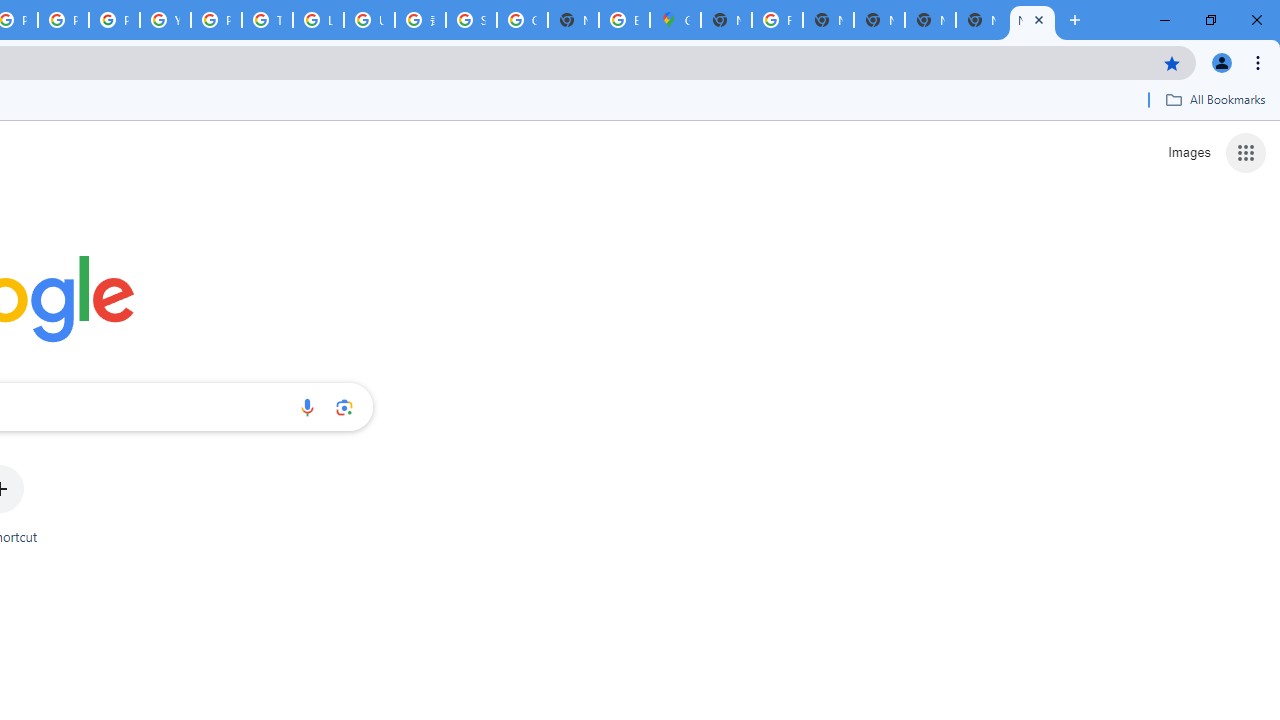 Image resolution: width=1280 pixels, height=720 pixels. Describe the element at coordinates (165, 20) in the screenshot. I see `'YouTube'` at that location.